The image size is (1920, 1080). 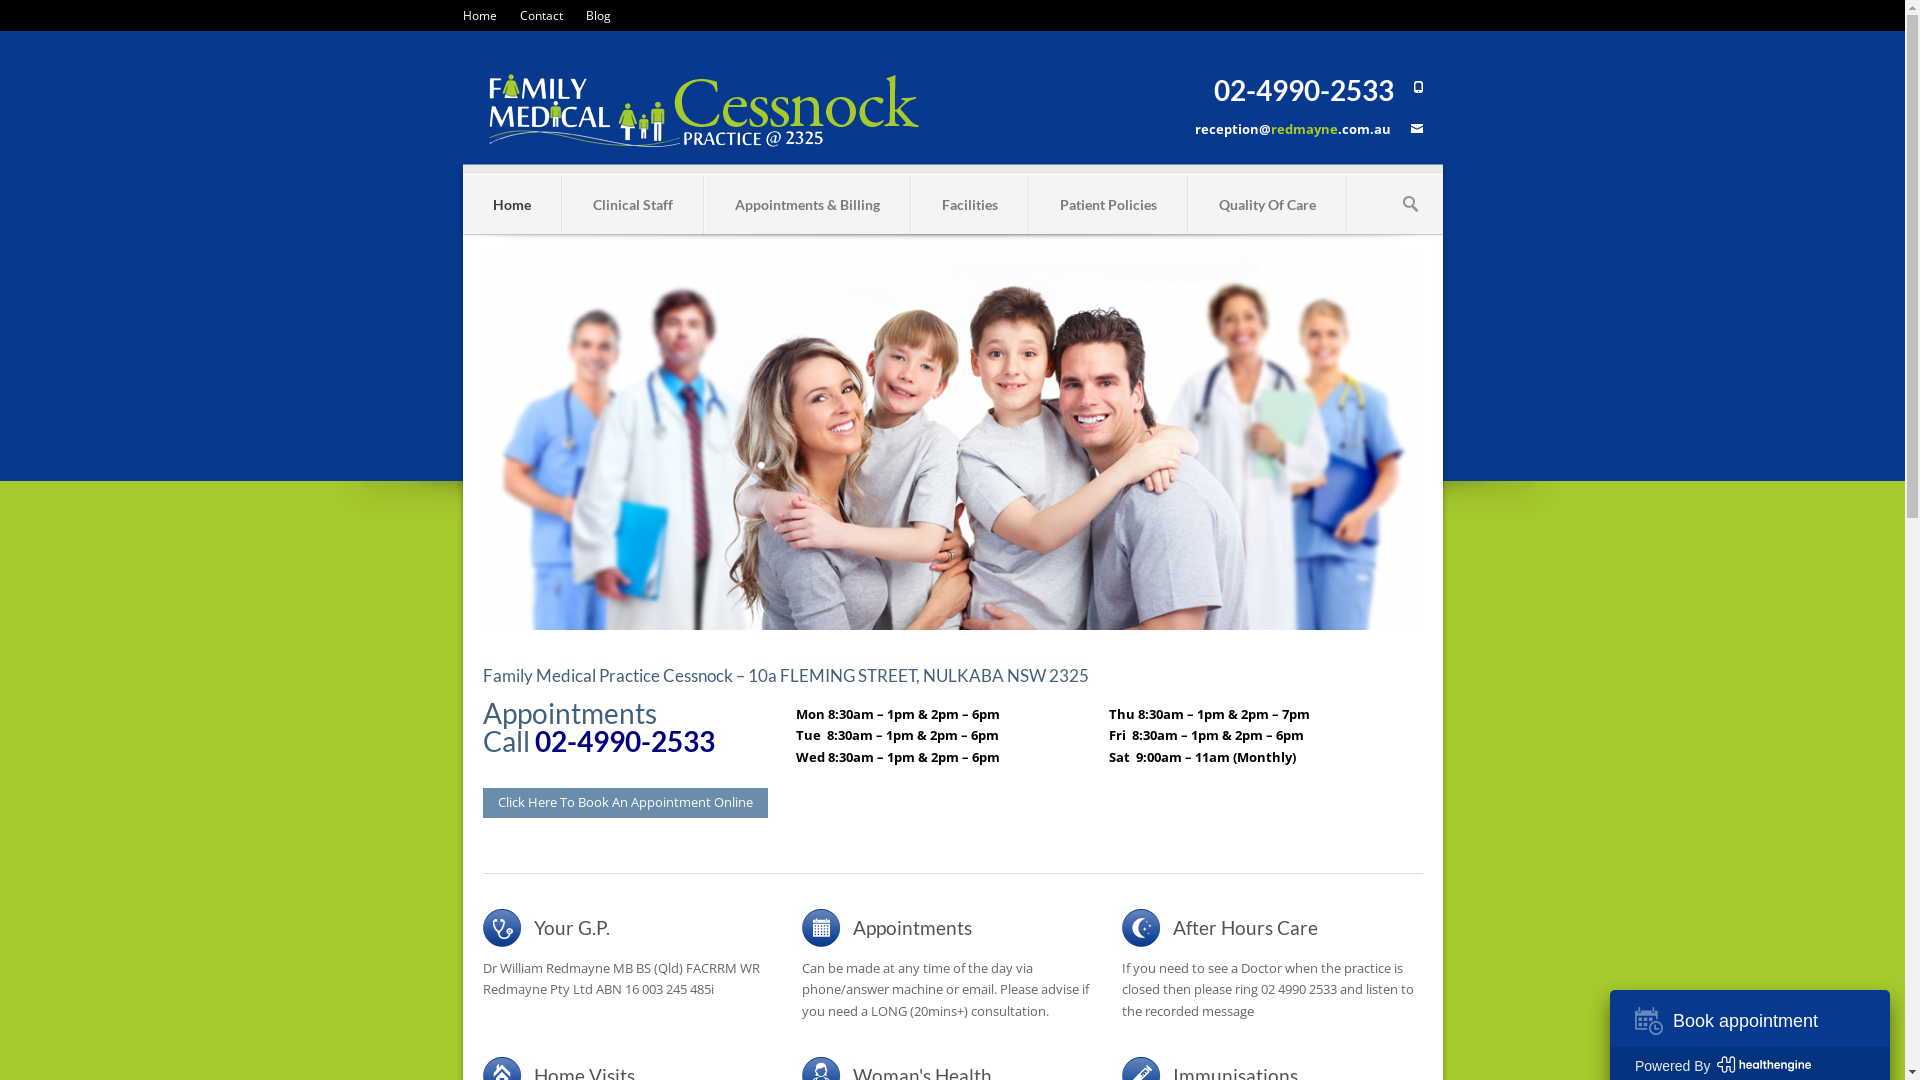 I want to click on 'Facilities', so click(x=911, y=204).